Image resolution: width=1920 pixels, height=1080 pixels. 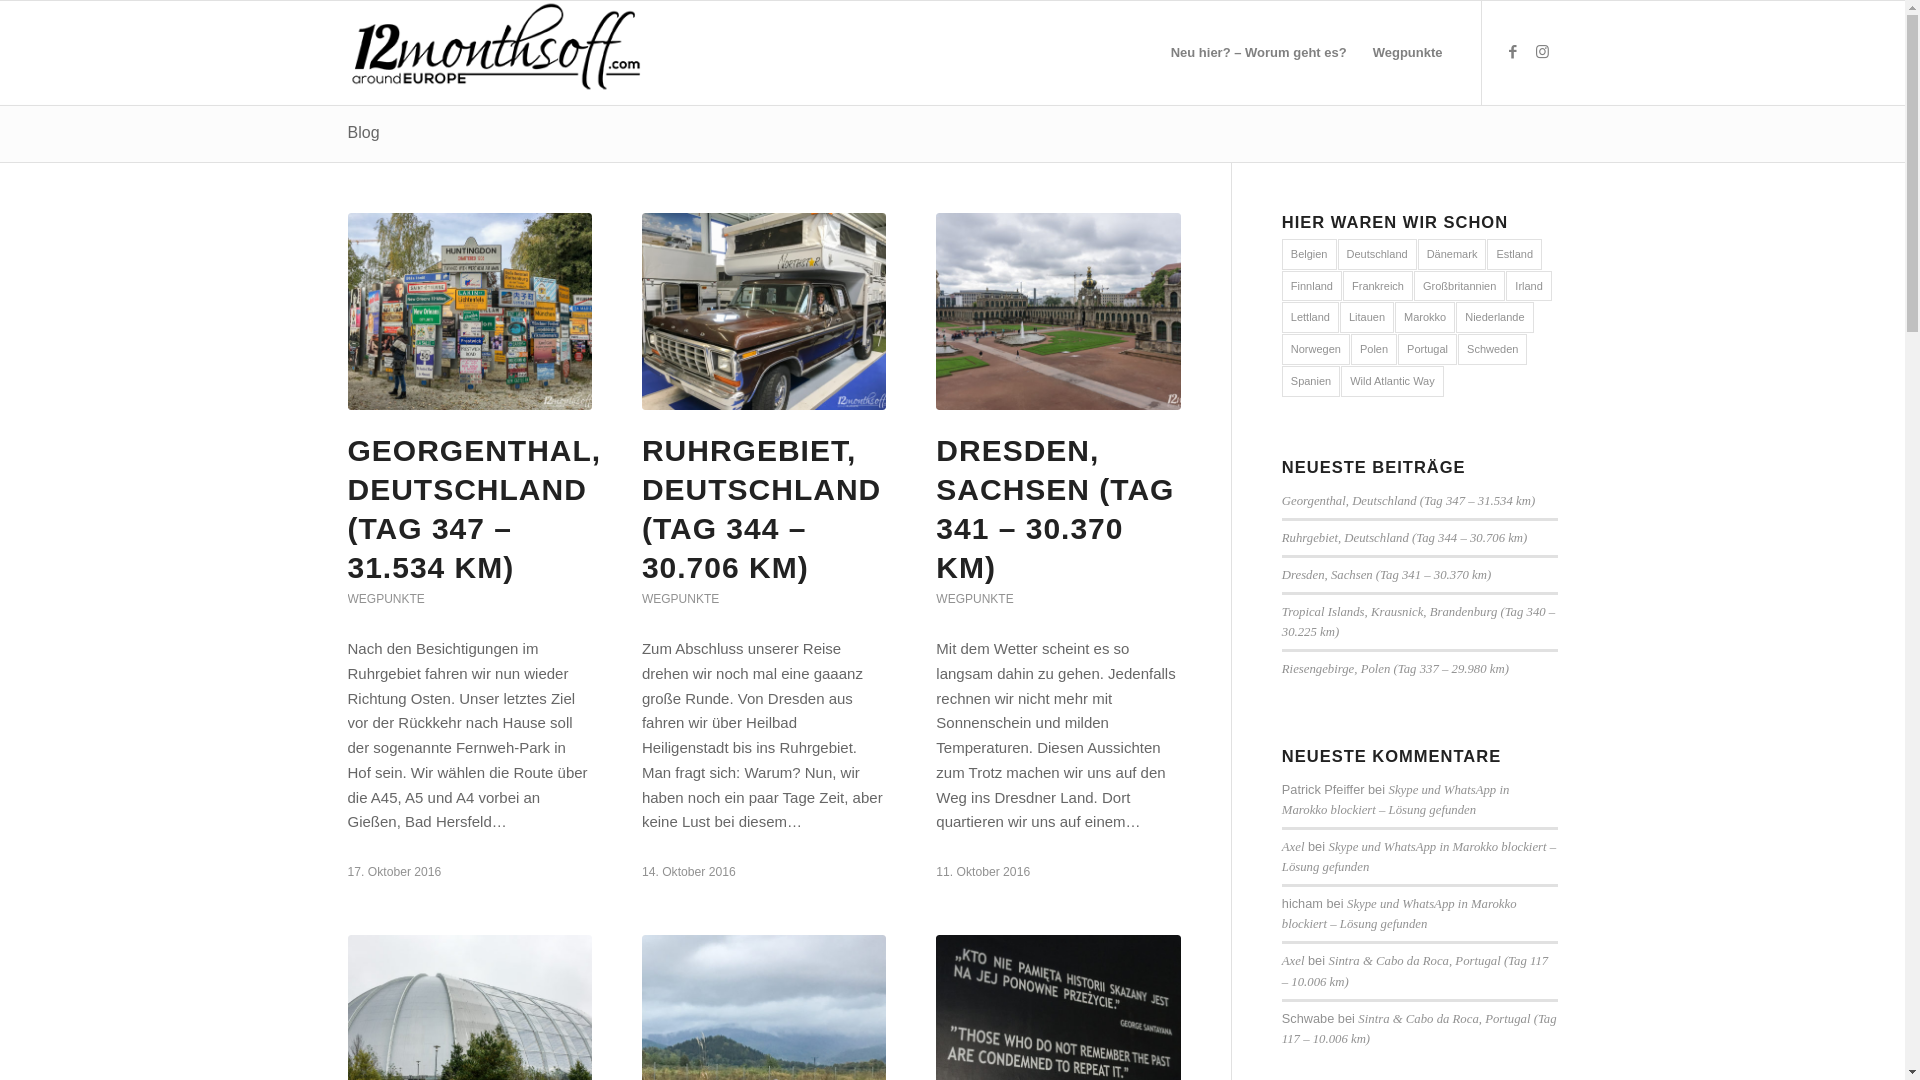 What do you see at coordinates (1492, 348) in the screenshot?
I see `'Schweden'` at bounding box center [1492, 348].